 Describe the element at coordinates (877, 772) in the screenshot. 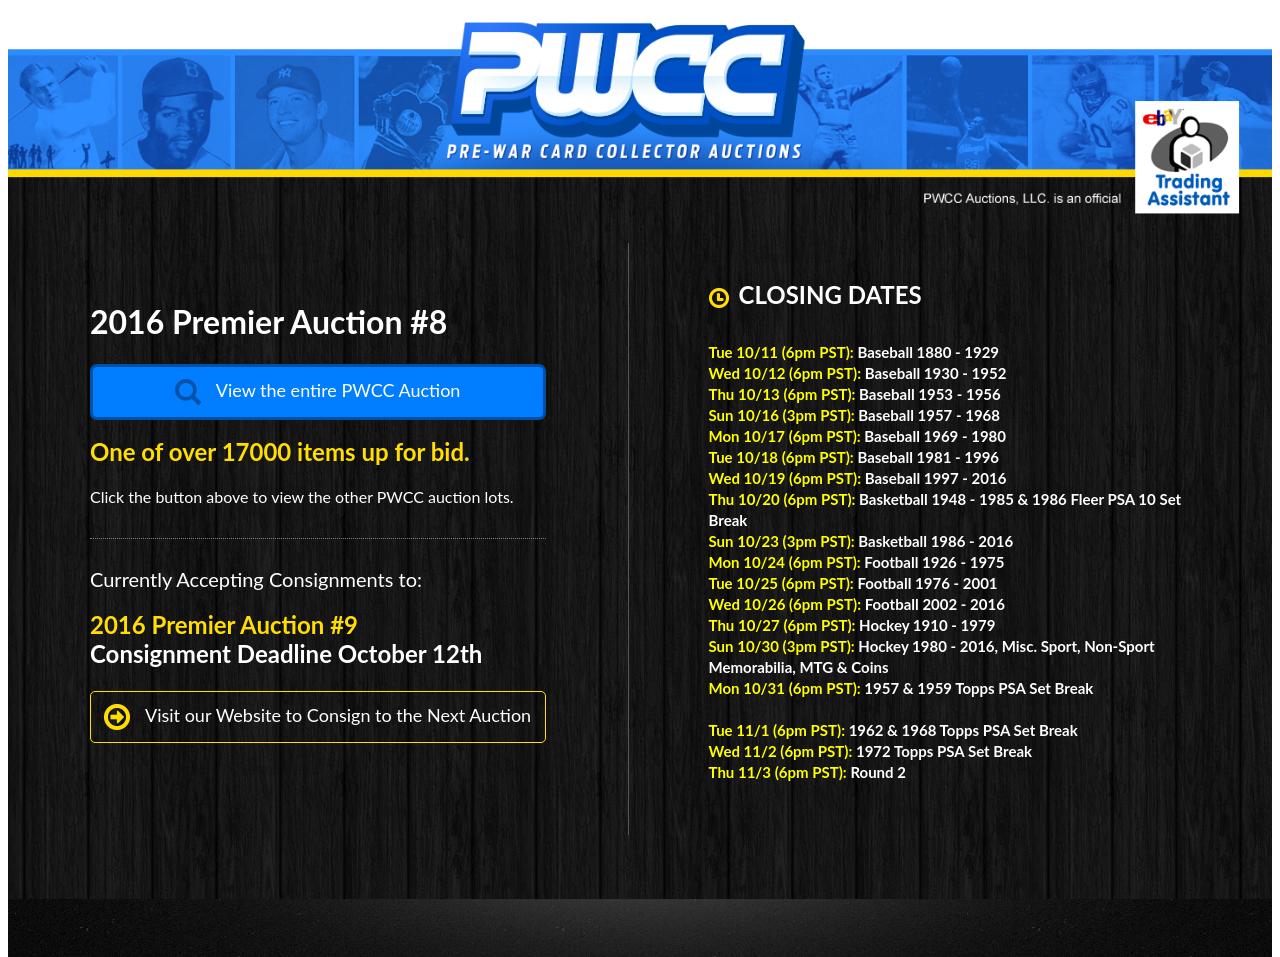

I see `'Round 2'` at that location.